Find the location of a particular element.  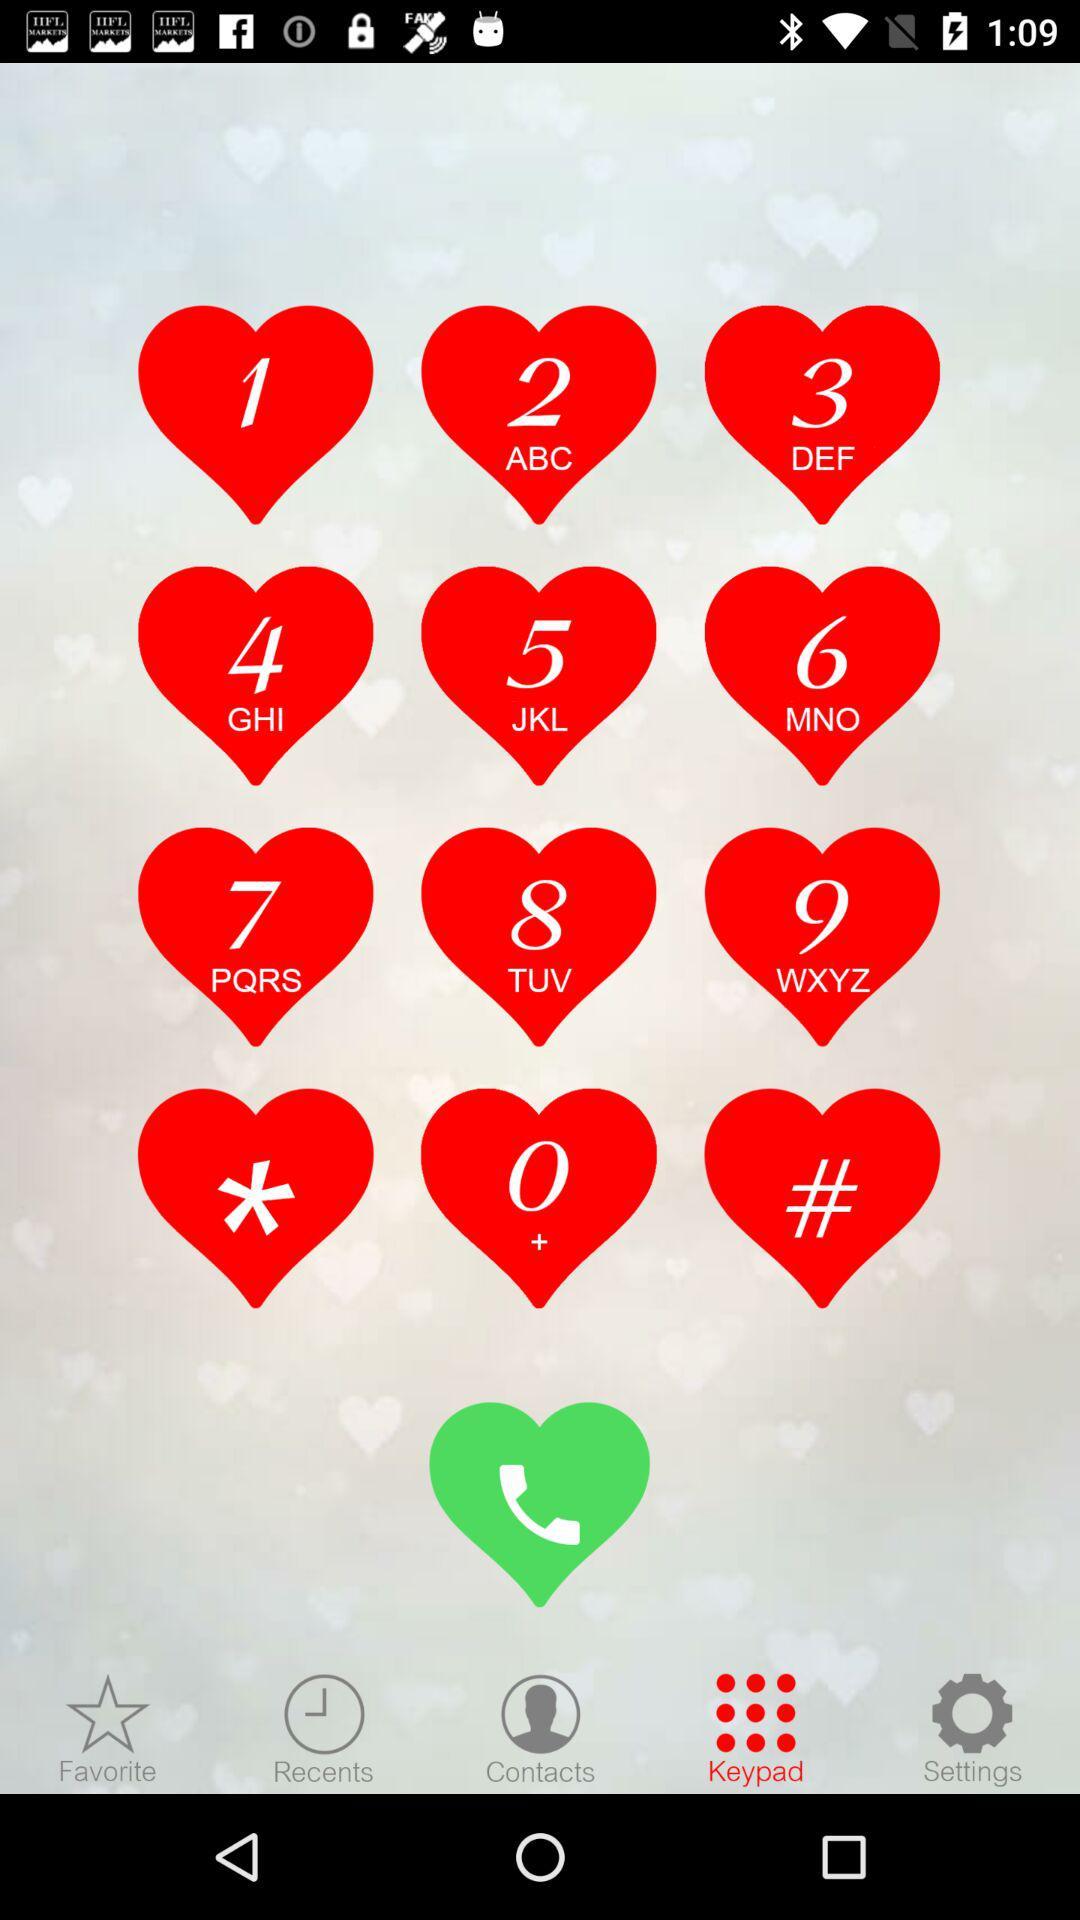

number pad is located at coordinates (255, 935).